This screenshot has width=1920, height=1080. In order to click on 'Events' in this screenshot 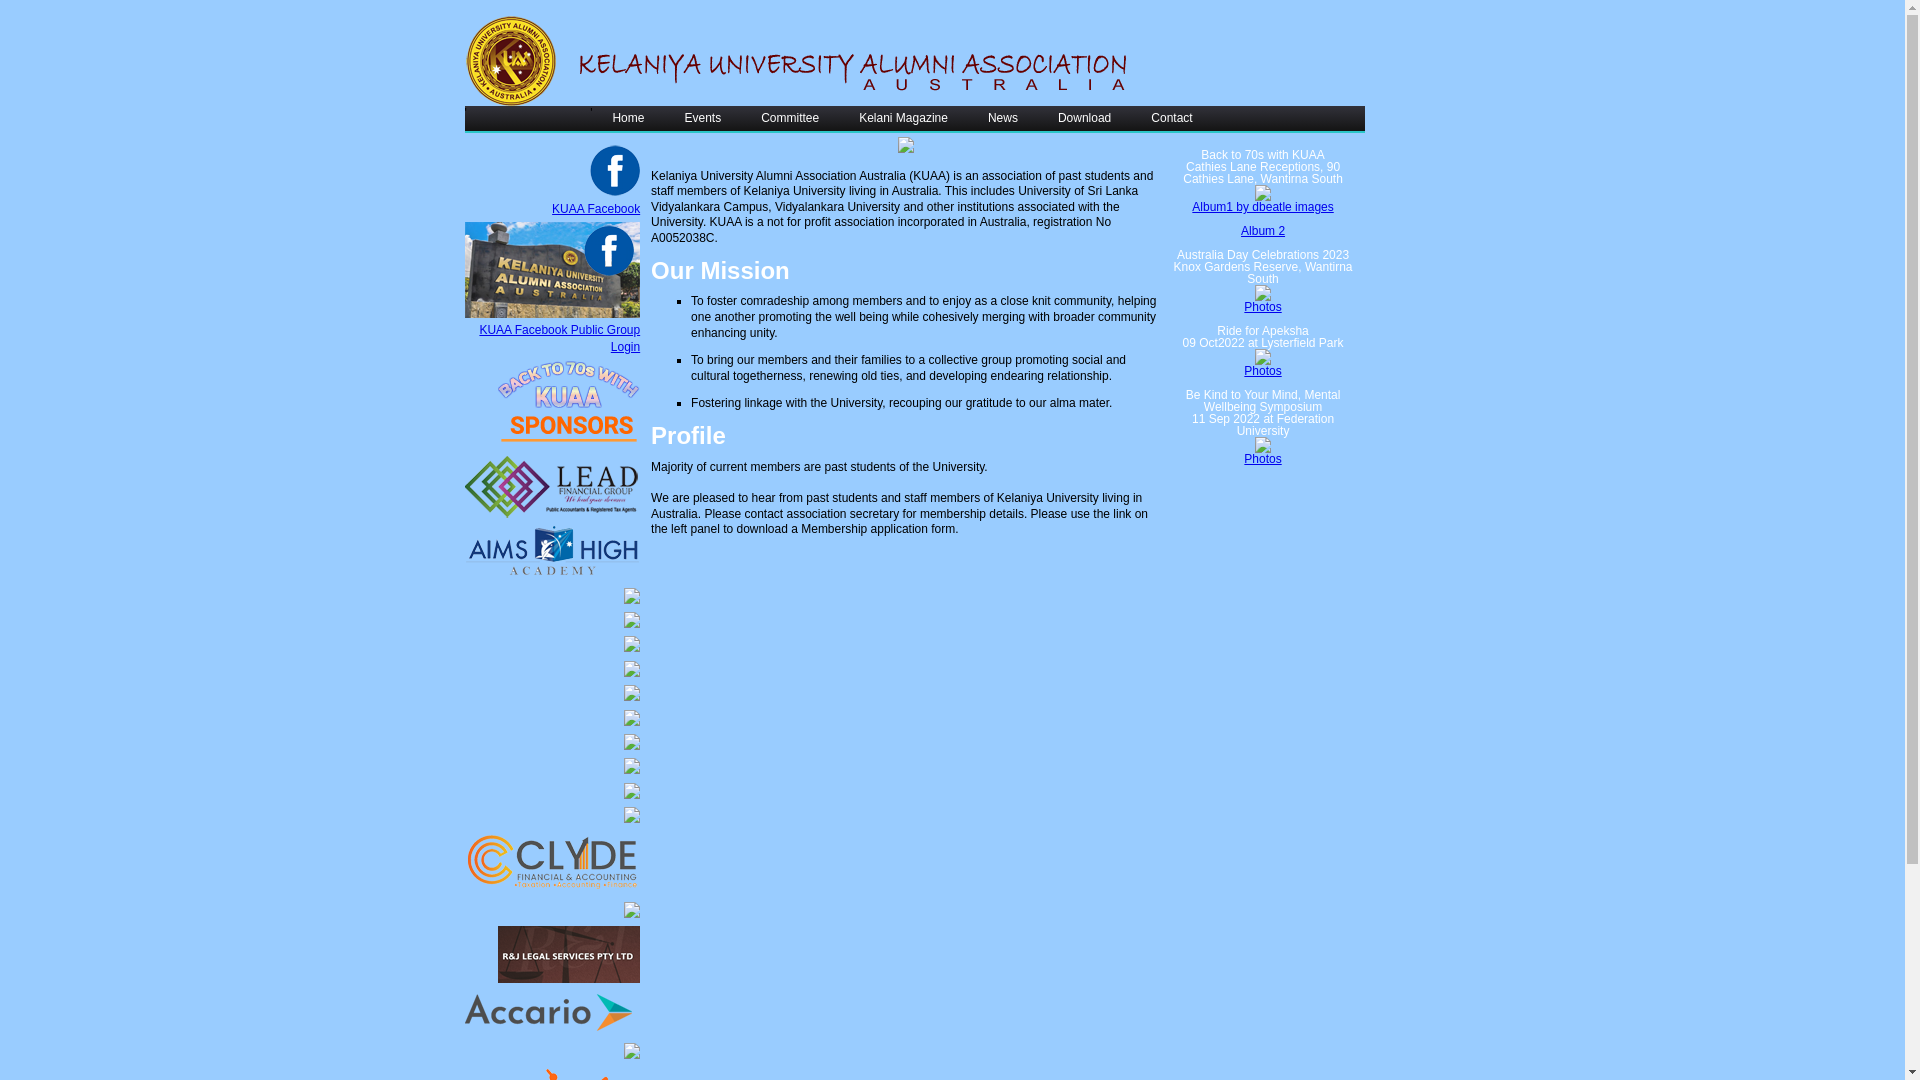, I will do `click(702, 118)`.